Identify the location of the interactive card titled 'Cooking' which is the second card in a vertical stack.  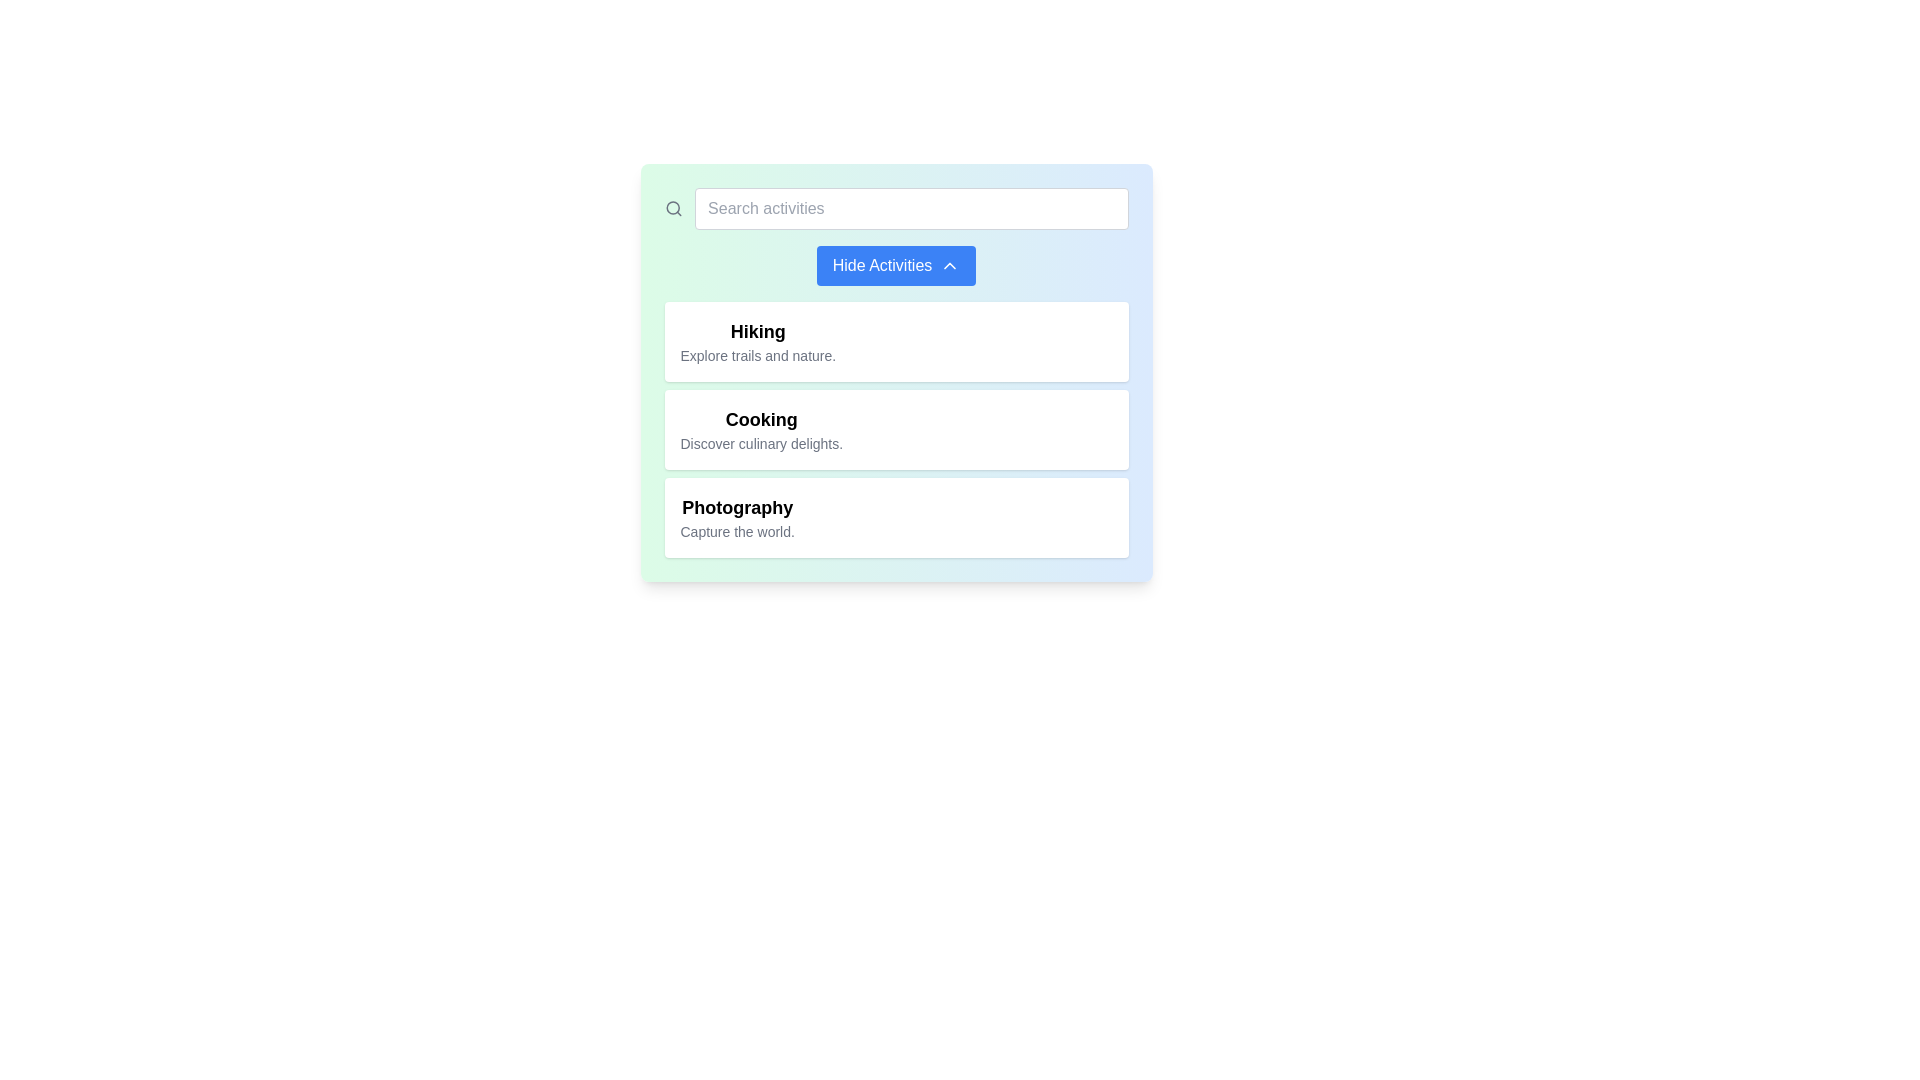
(895, 428).